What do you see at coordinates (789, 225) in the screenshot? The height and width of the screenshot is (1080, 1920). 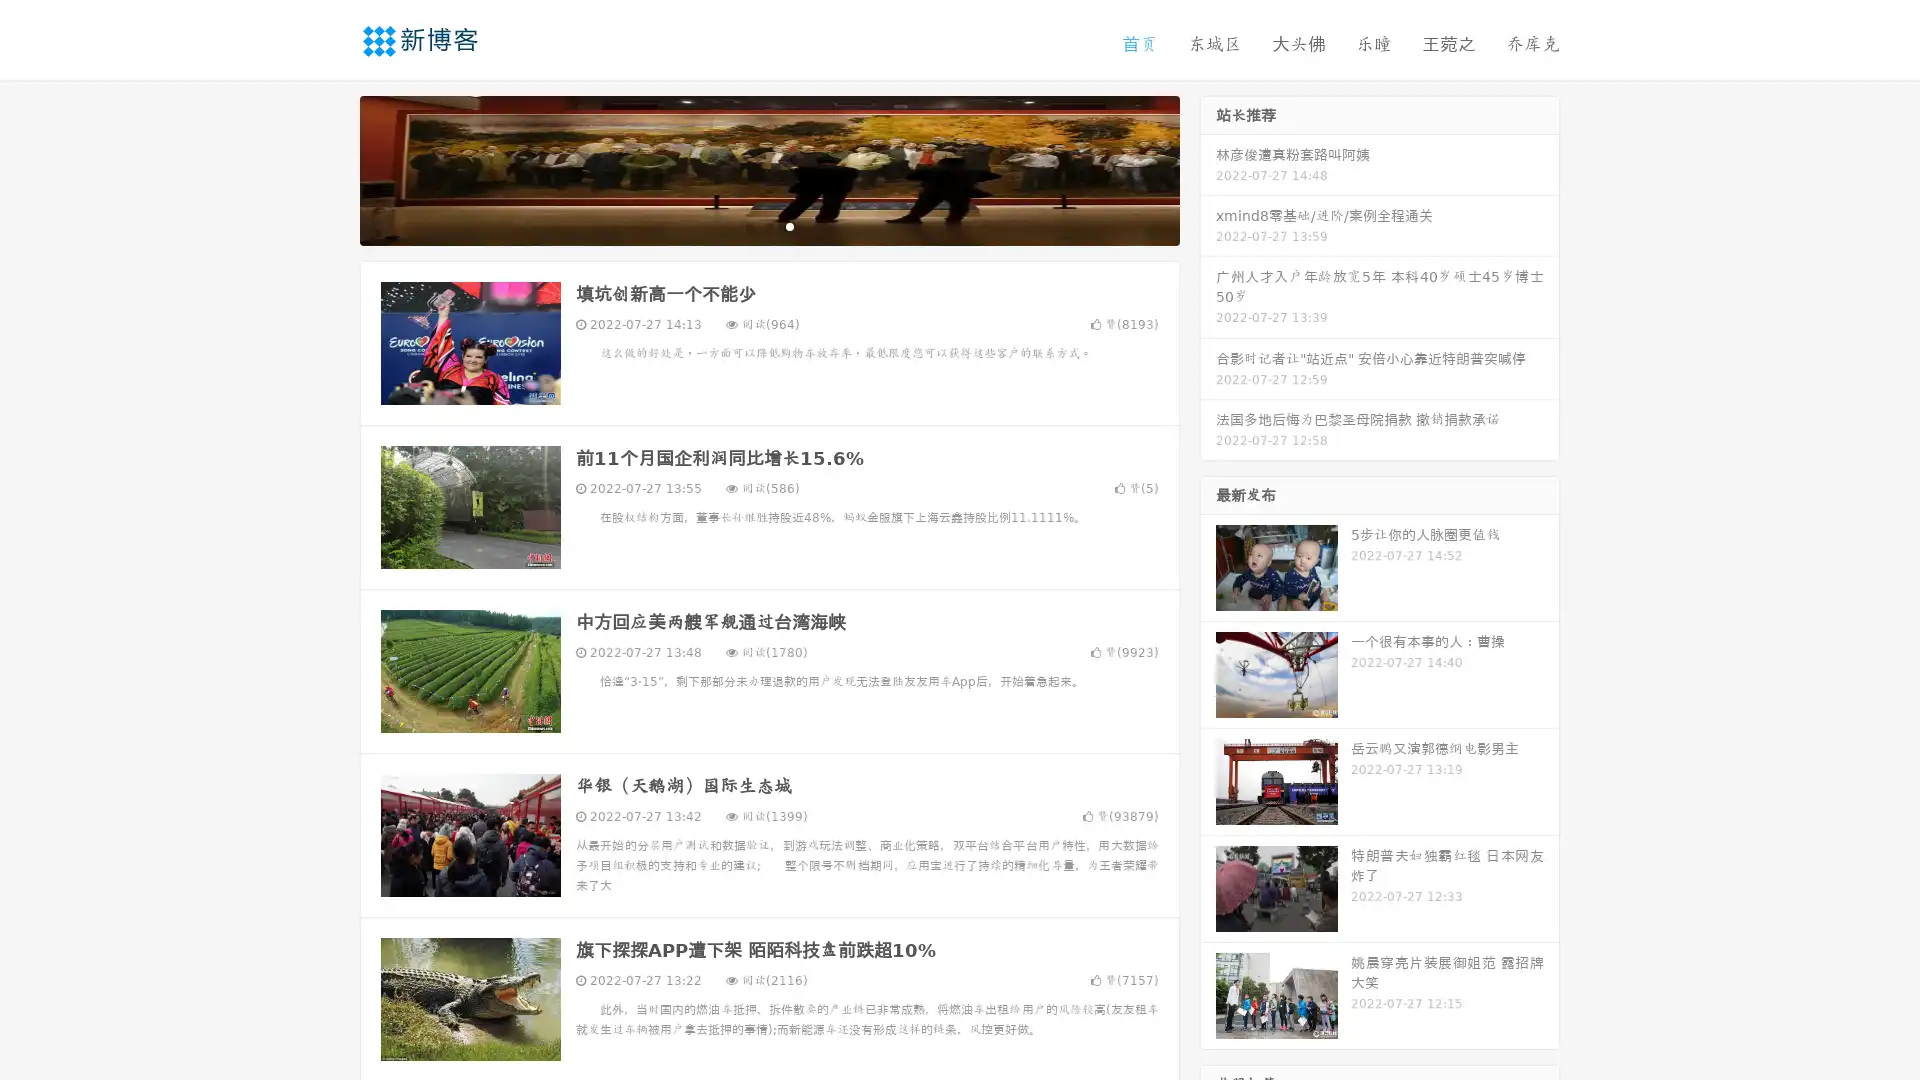 I see `Go to slide 3` at bounding box center [789, 225].